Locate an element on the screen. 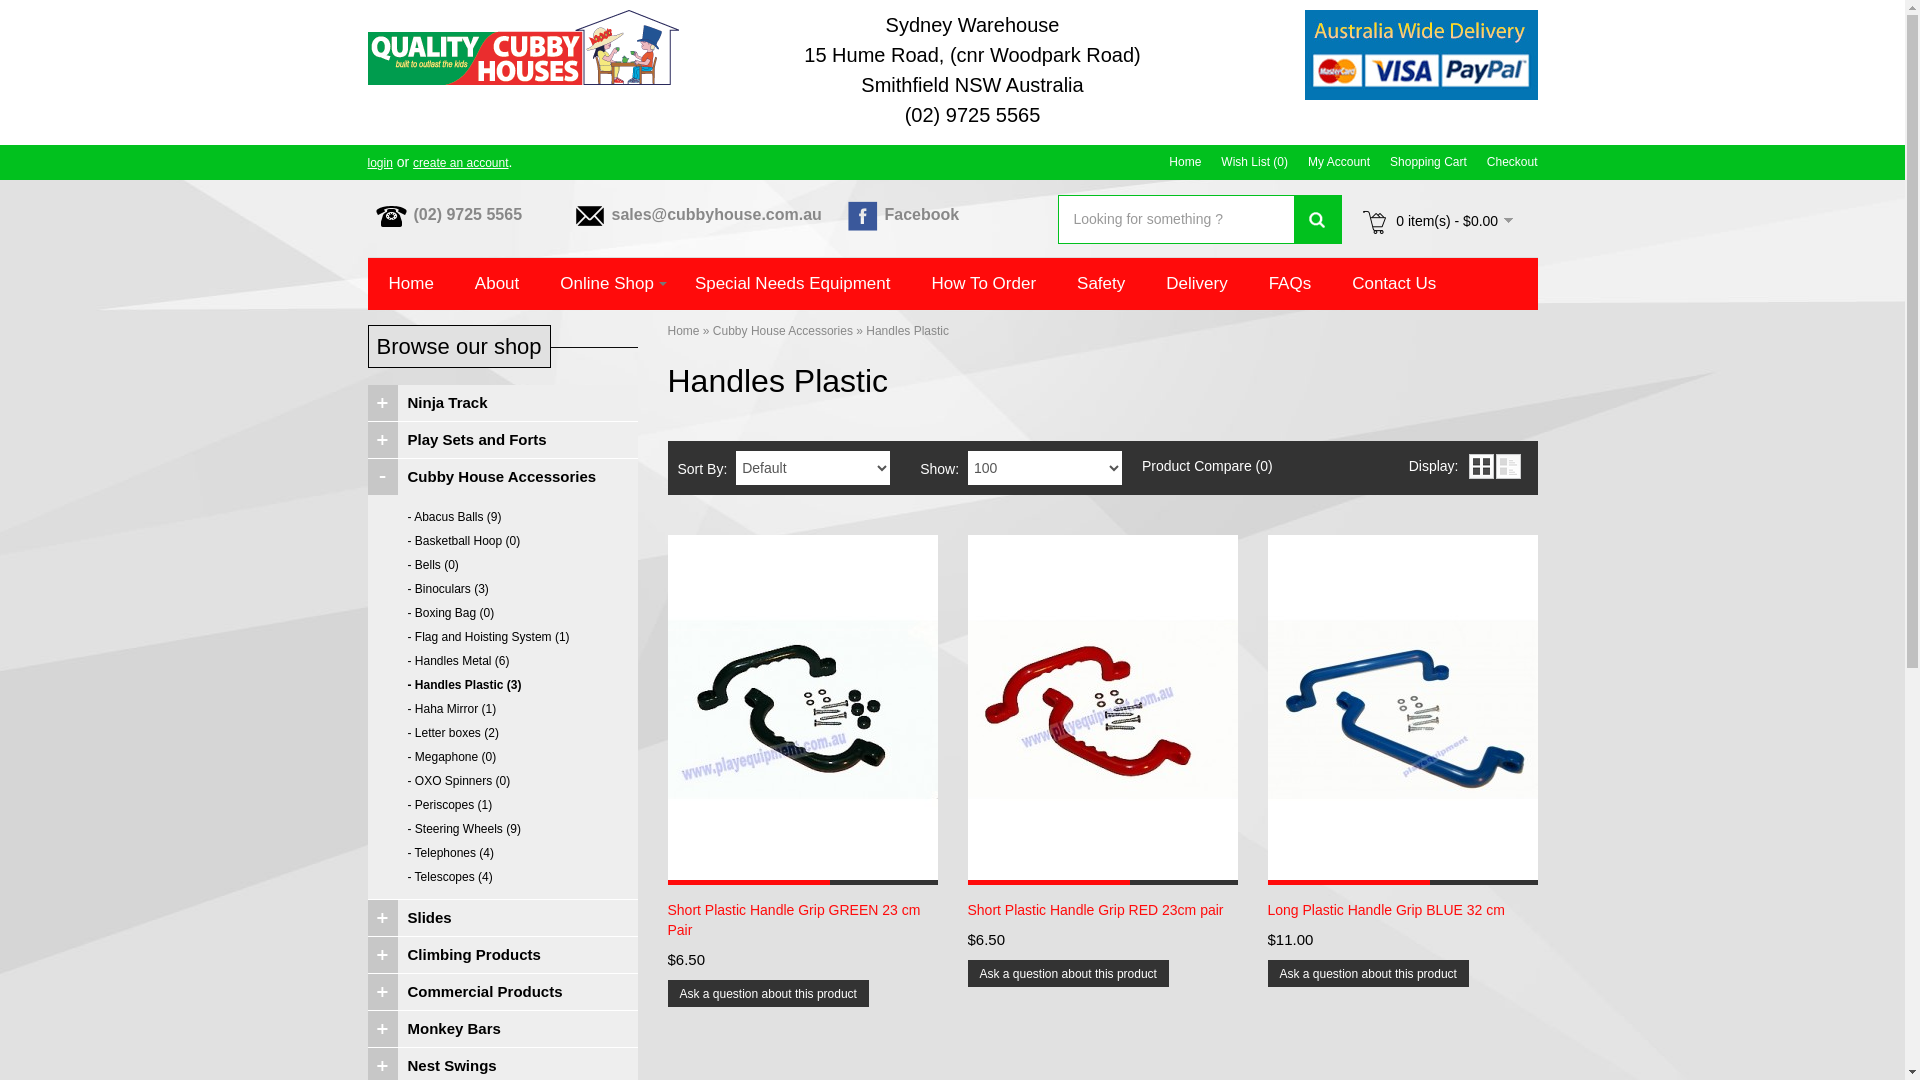 Image resolution: width=1920 pixels, height=1080 pixels. '- Telephones (4)' is located at coordinates (368, 852).